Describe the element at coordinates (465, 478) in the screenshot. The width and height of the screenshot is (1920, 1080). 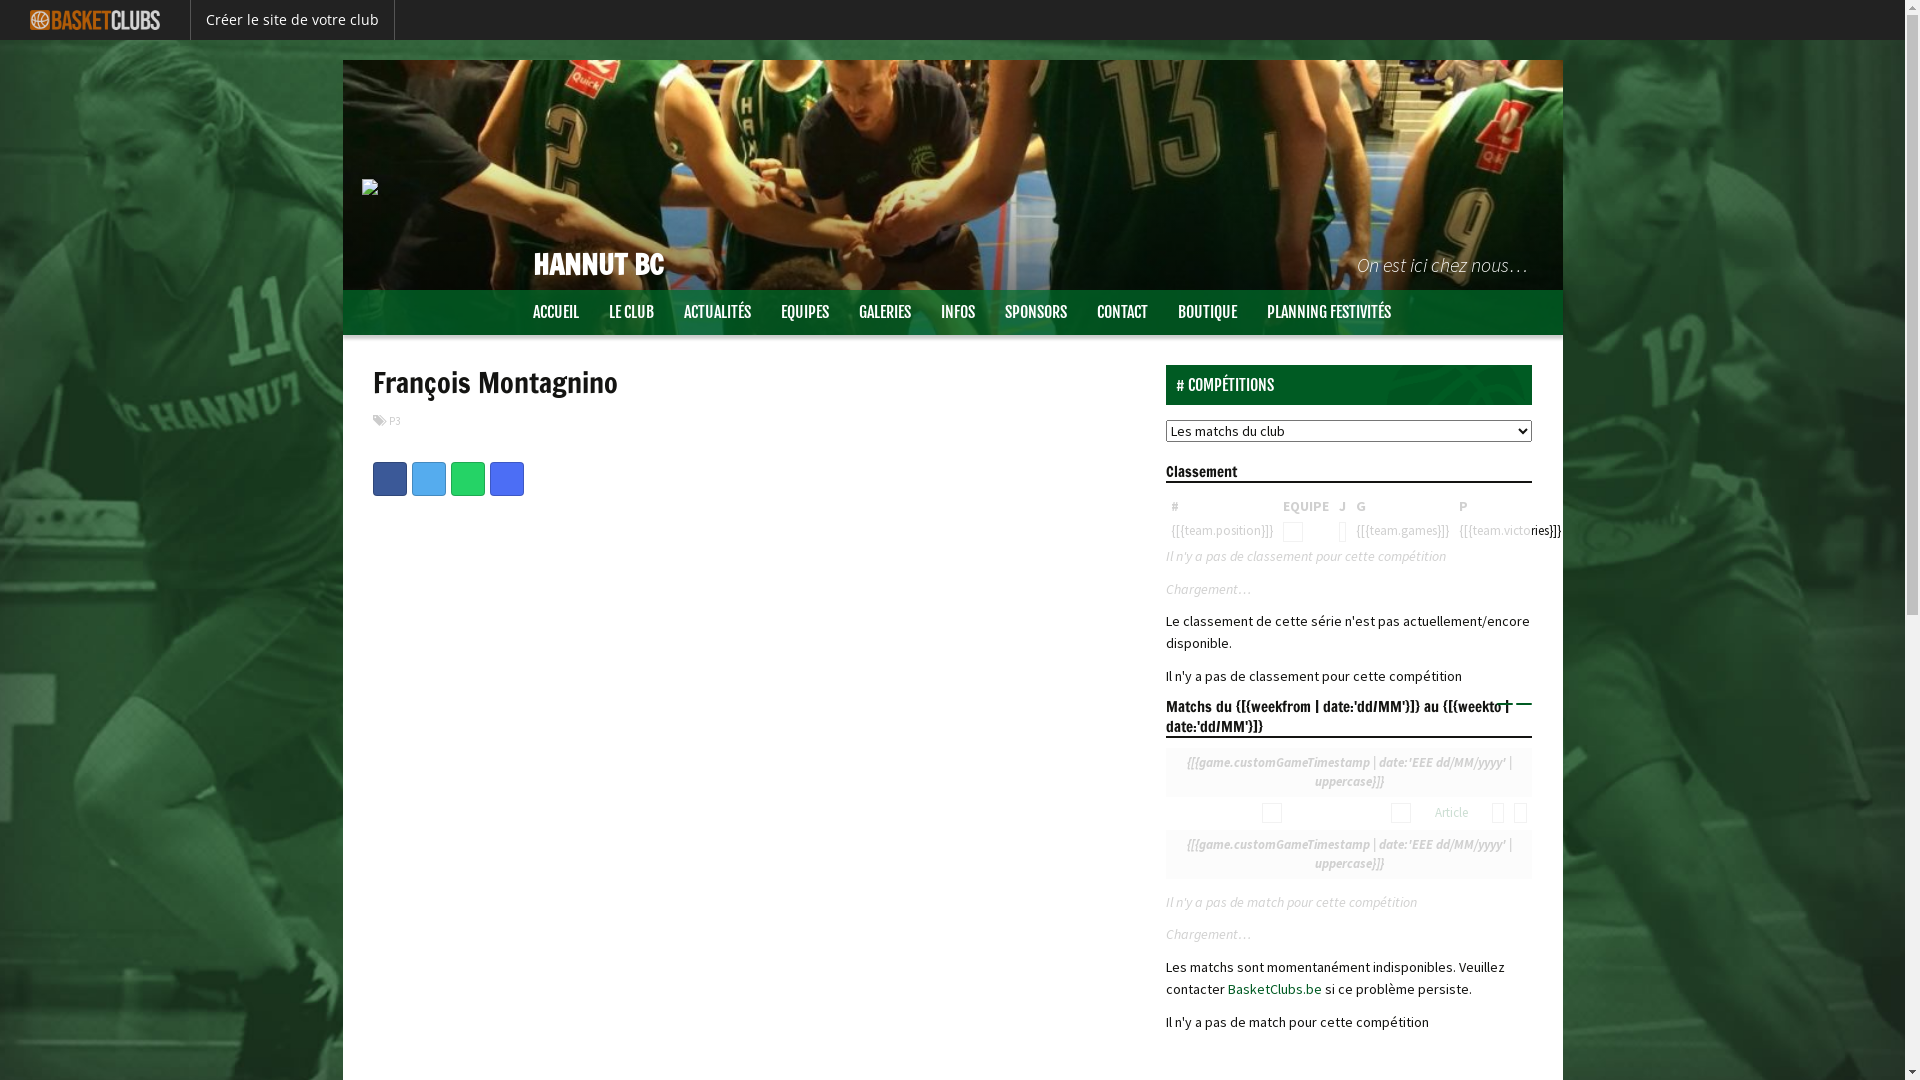
I see `'Partager sur Whatsapp'` at that location.